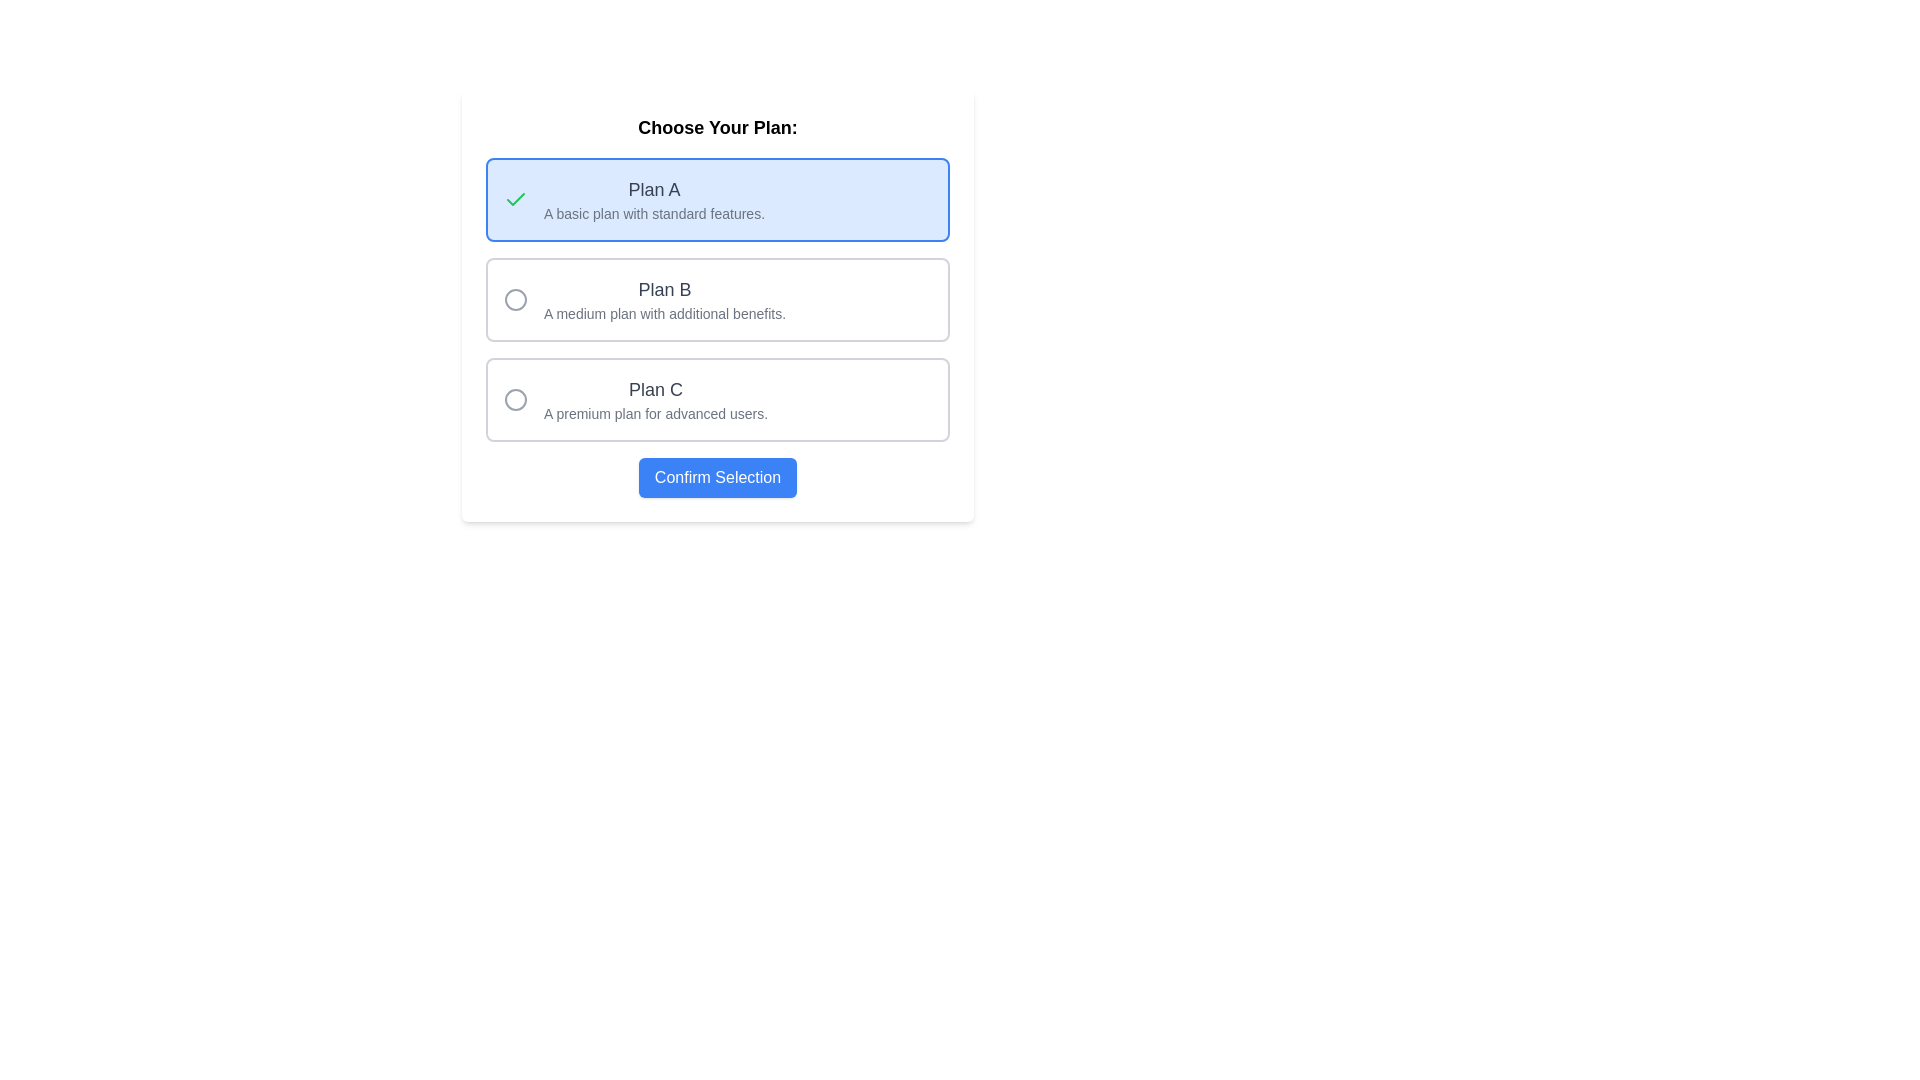 Image resolution: width=1920 pixels, height=1080 pixels. Describe the element at coordinates (718, 478) in the screenshot. I see `the confirmation button located at the bottom of the interface to observe styling changes` at that location.